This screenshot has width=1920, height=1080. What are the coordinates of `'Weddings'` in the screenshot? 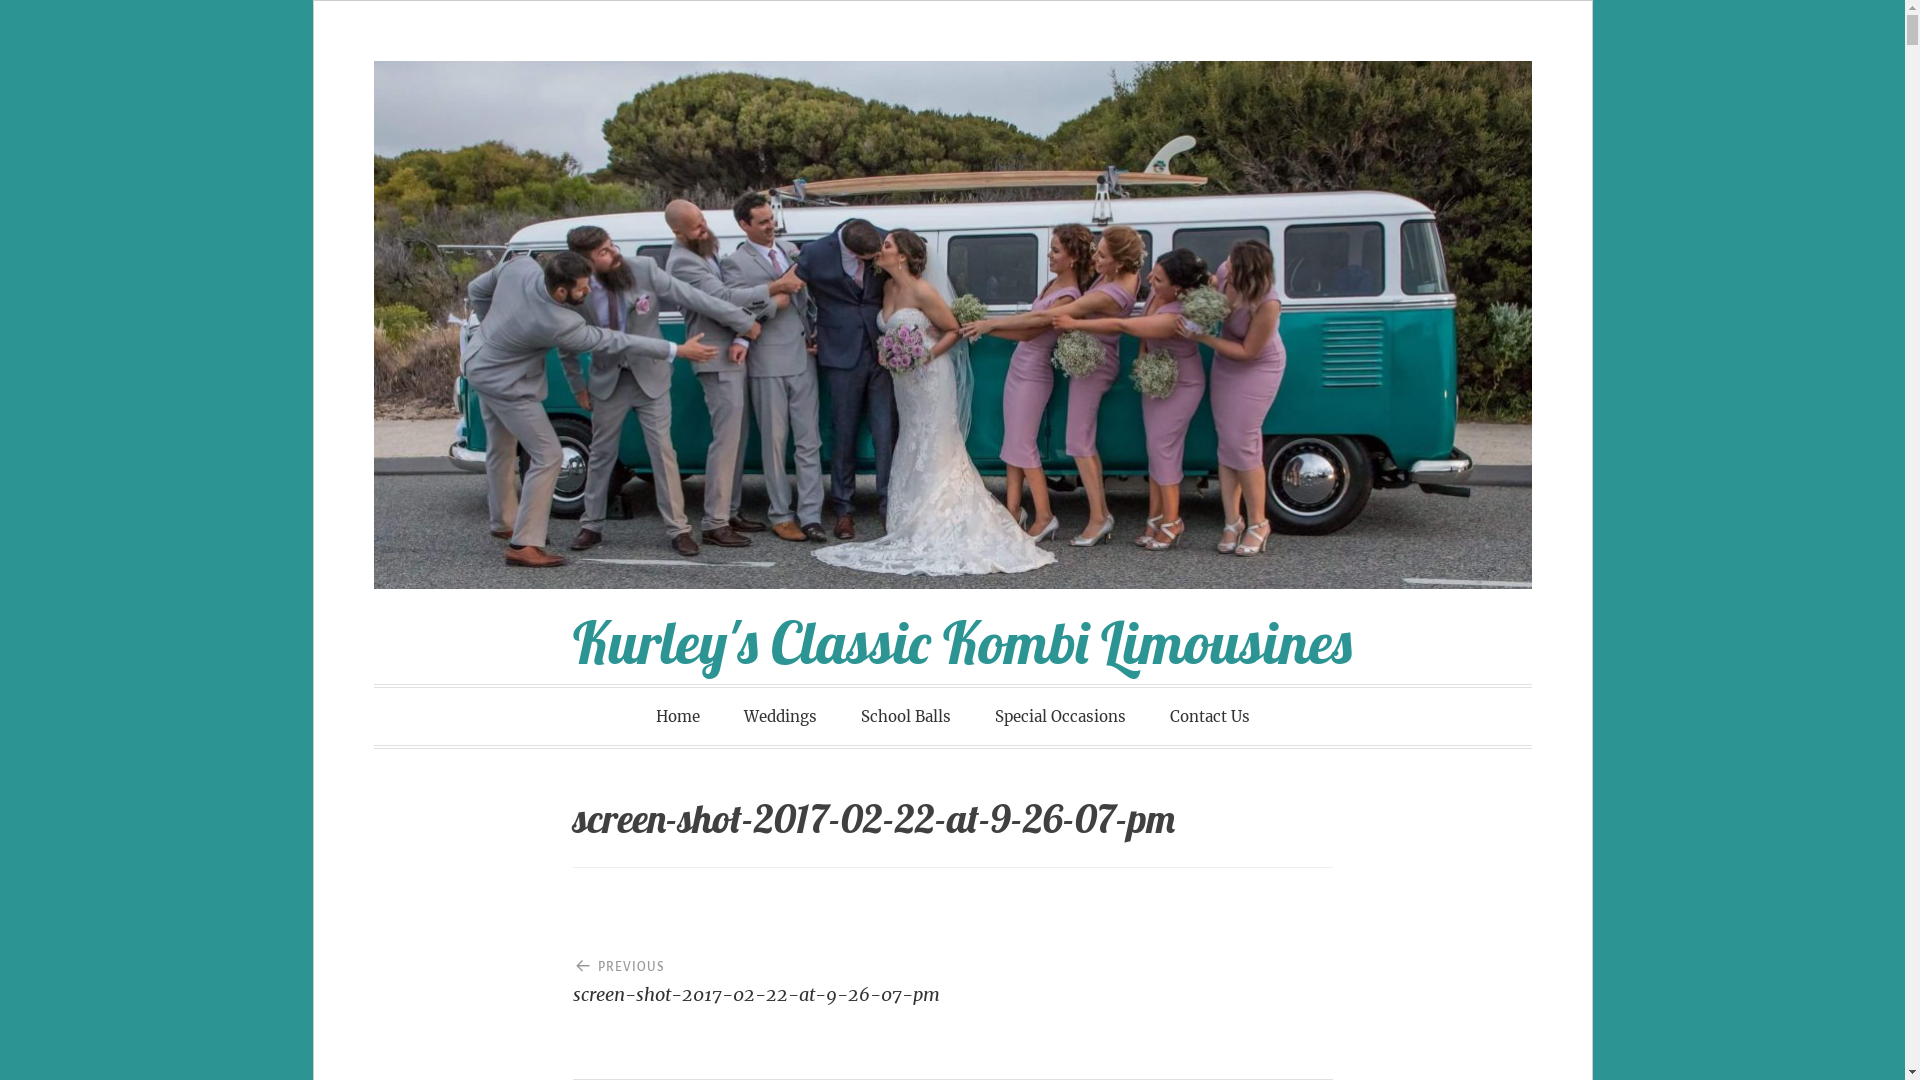 It's located at (723, 715).